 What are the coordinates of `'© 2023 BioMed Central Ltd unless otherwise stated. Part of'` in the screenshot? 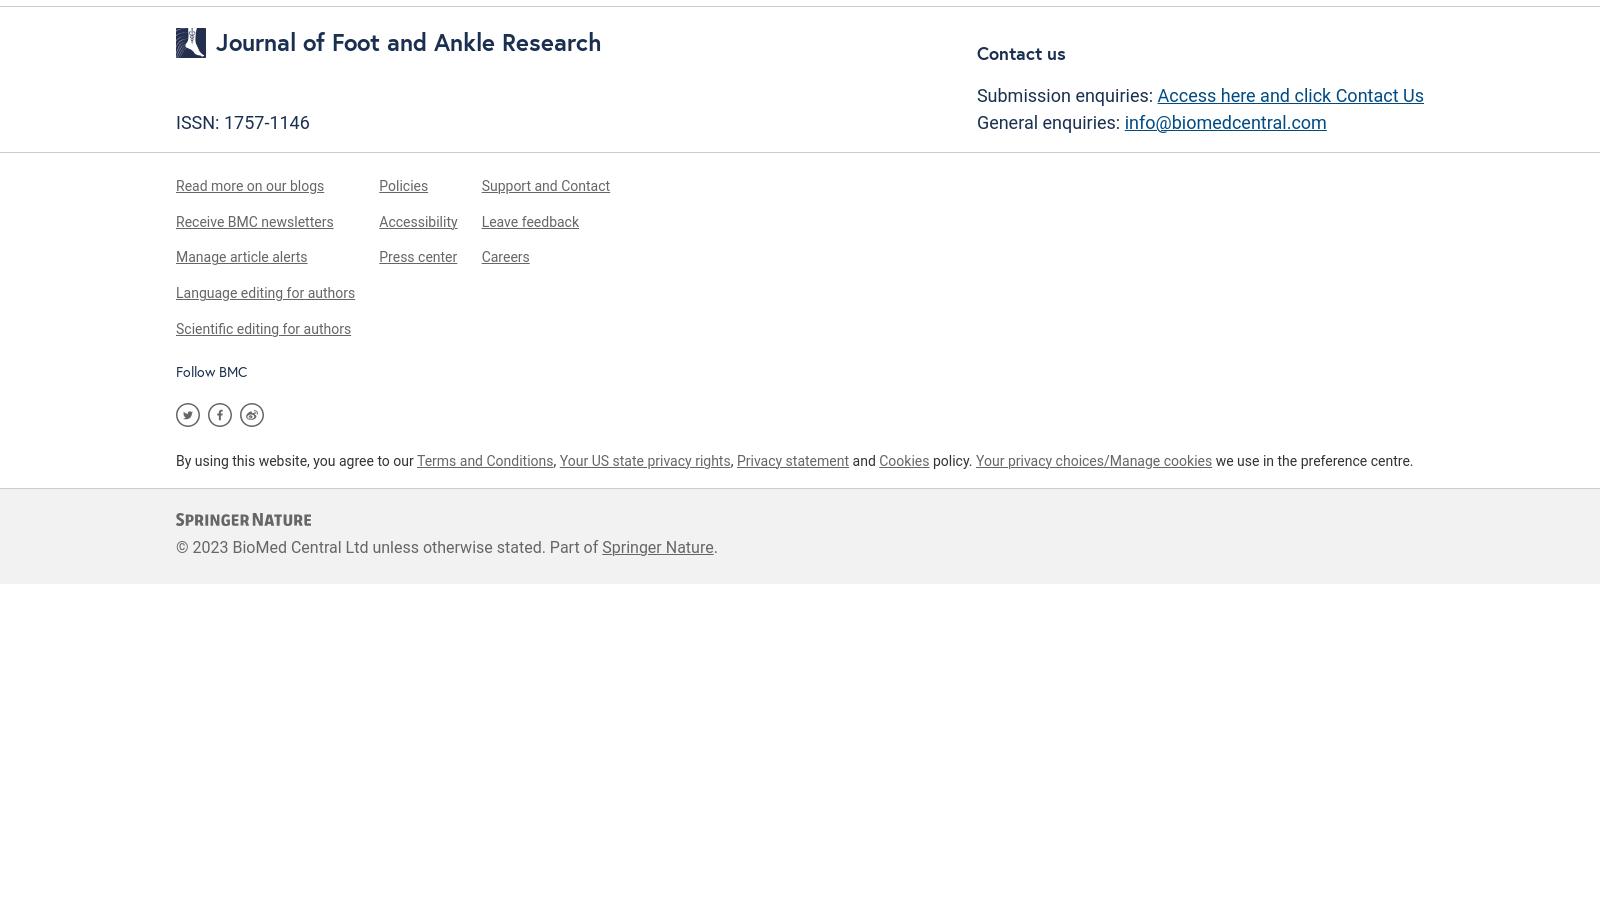 It's located at (388, 545).